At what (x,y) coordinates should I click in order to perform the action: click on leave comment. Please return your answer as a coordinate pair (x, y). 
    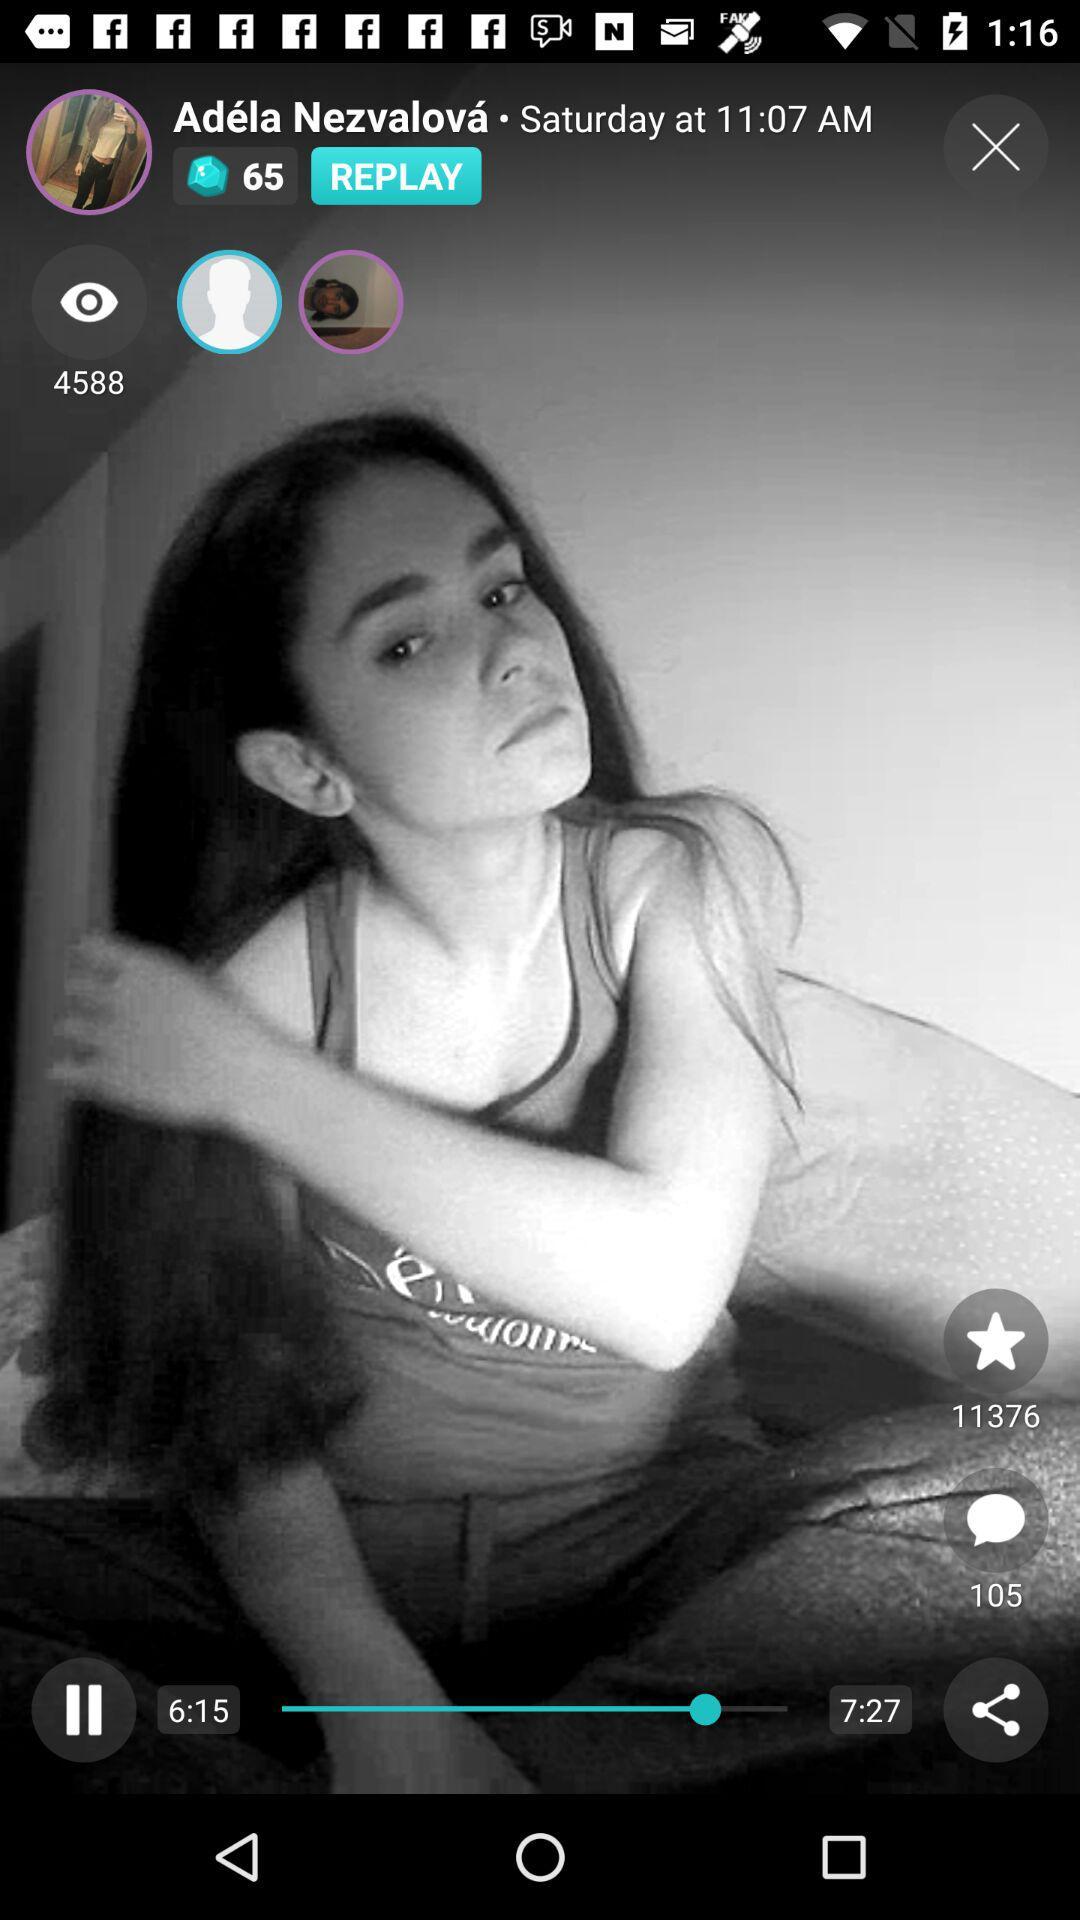
    Looking at the image, I should click on (995, 1520).